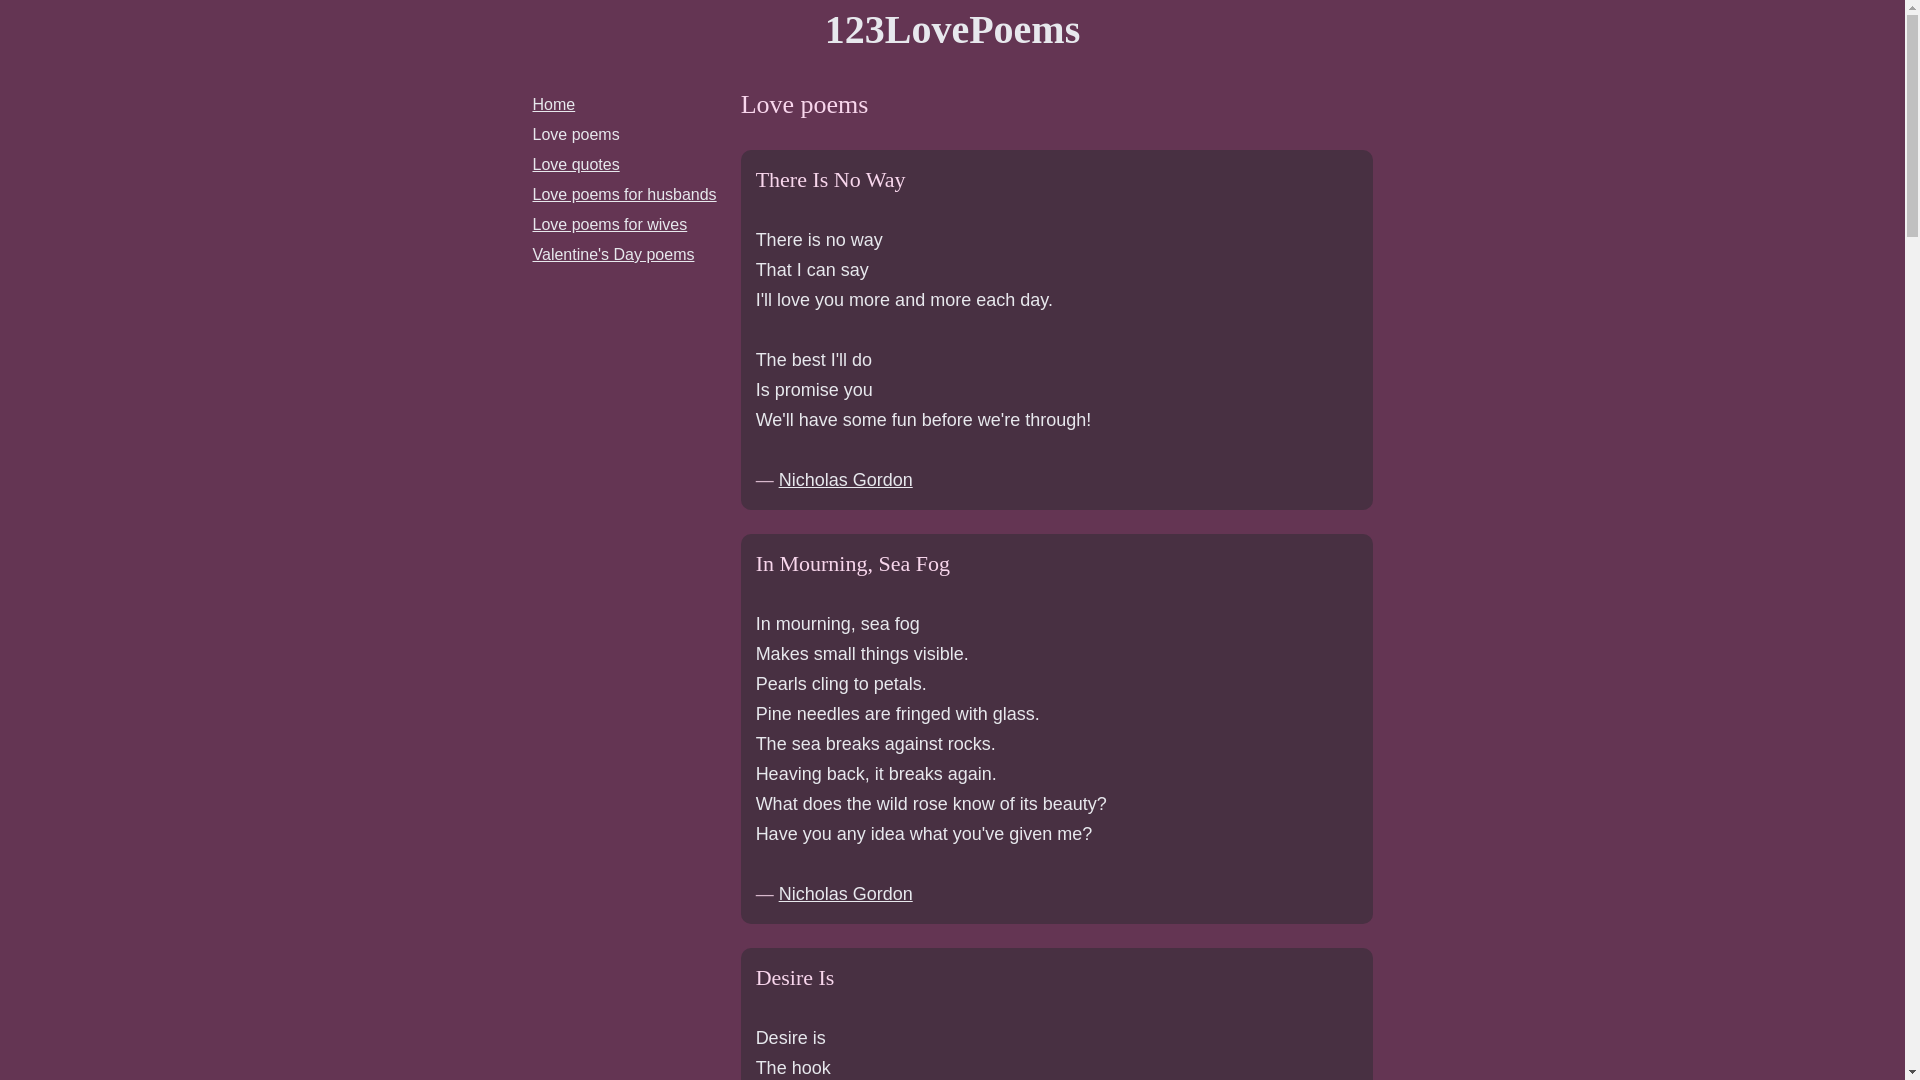  Describe the element at coordinates (553, 104) in the screenshot. I see `'Home'` at that location.